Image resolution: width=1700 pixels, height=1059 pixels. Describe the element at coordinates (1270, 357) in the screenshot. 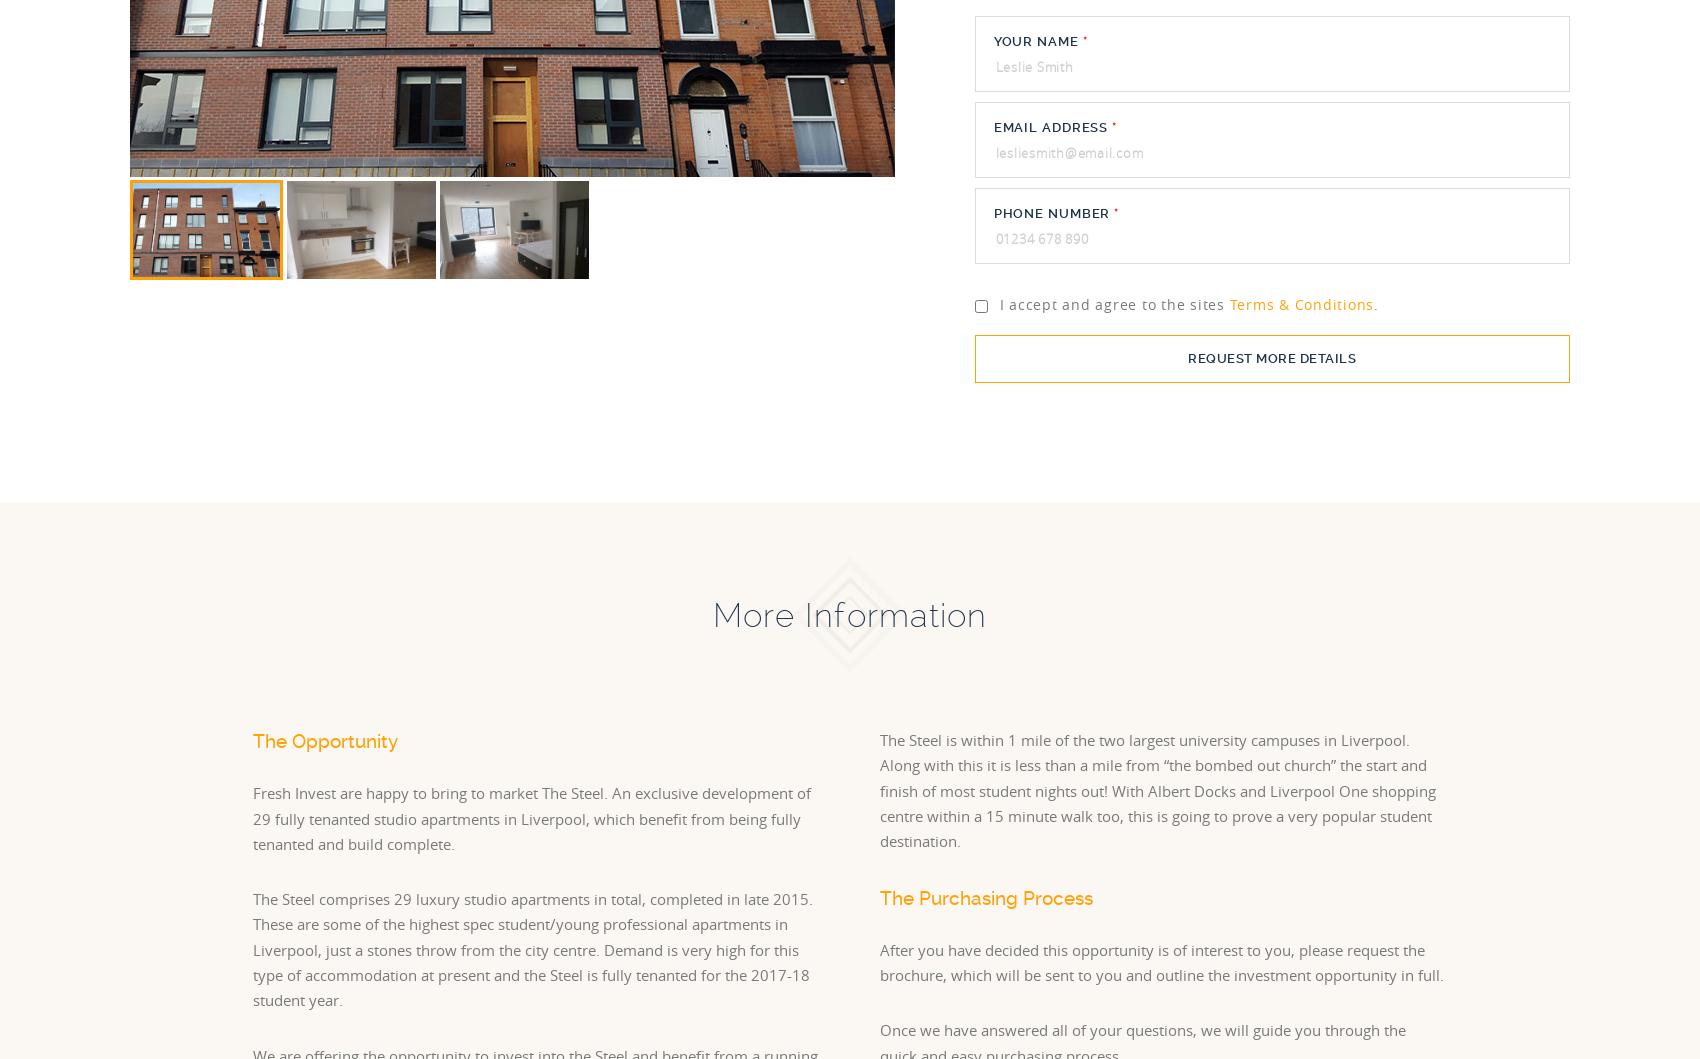

I see `'Request more details'` at that location.